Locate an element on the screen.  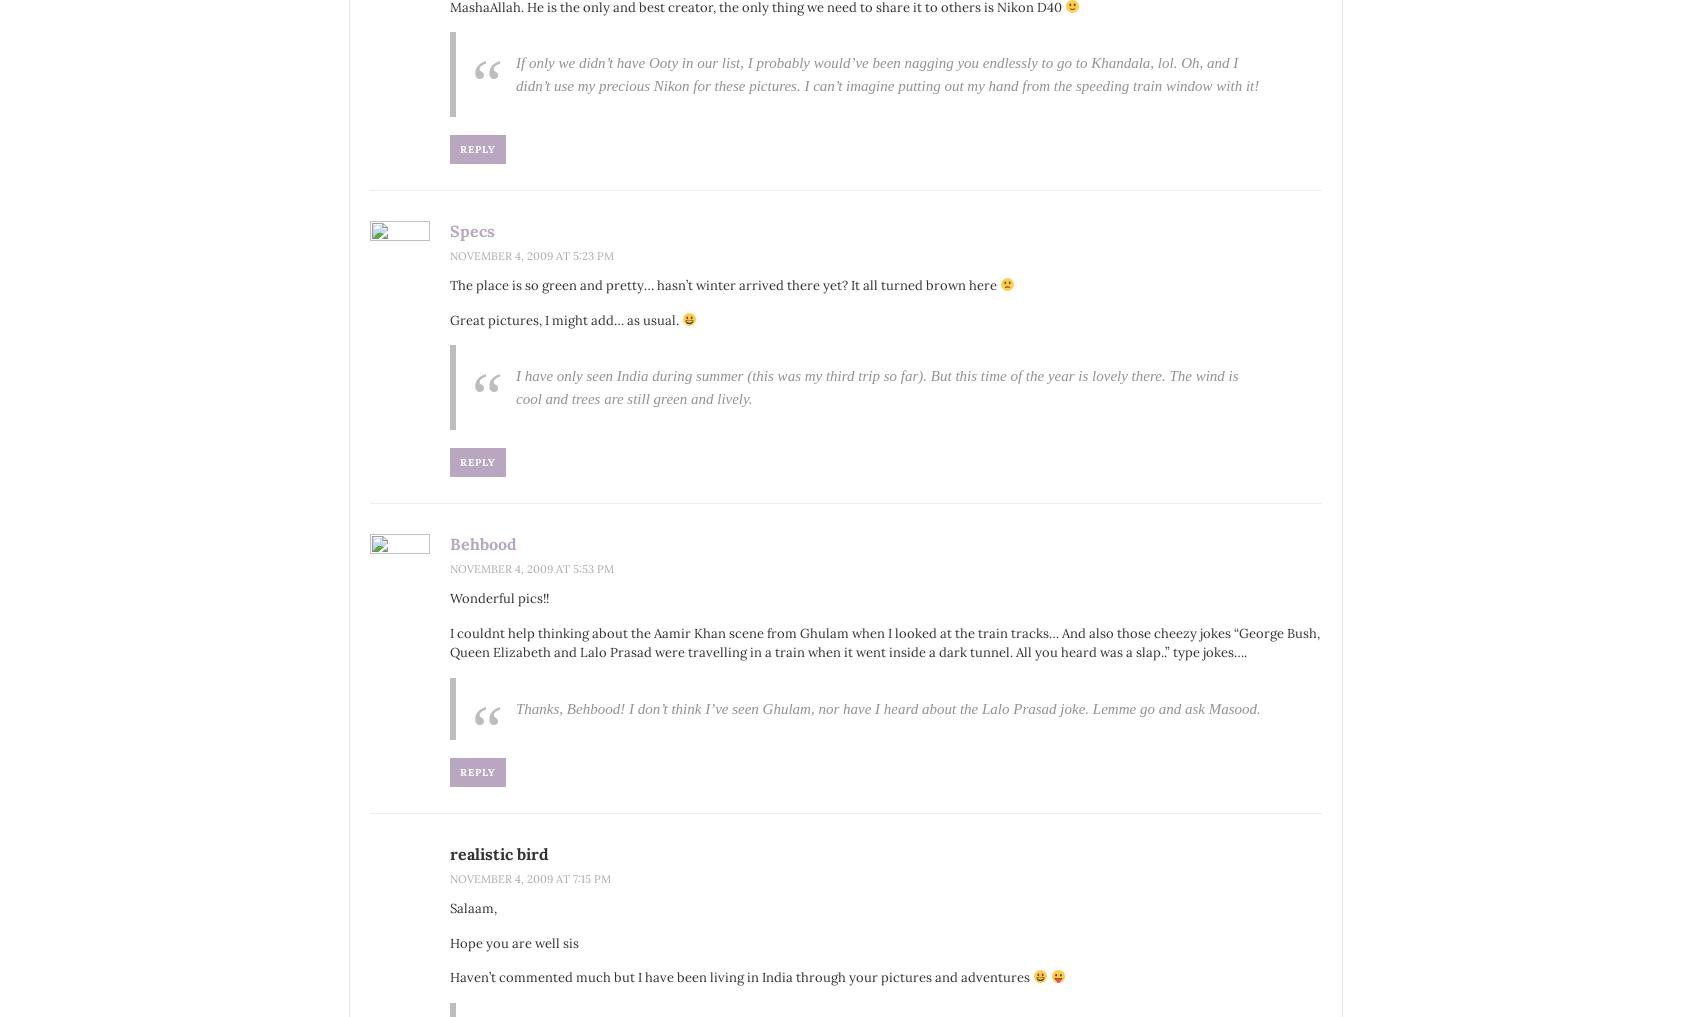
'November 4, 2009 at 5:23 pm' is located at coordinates (531, 254).